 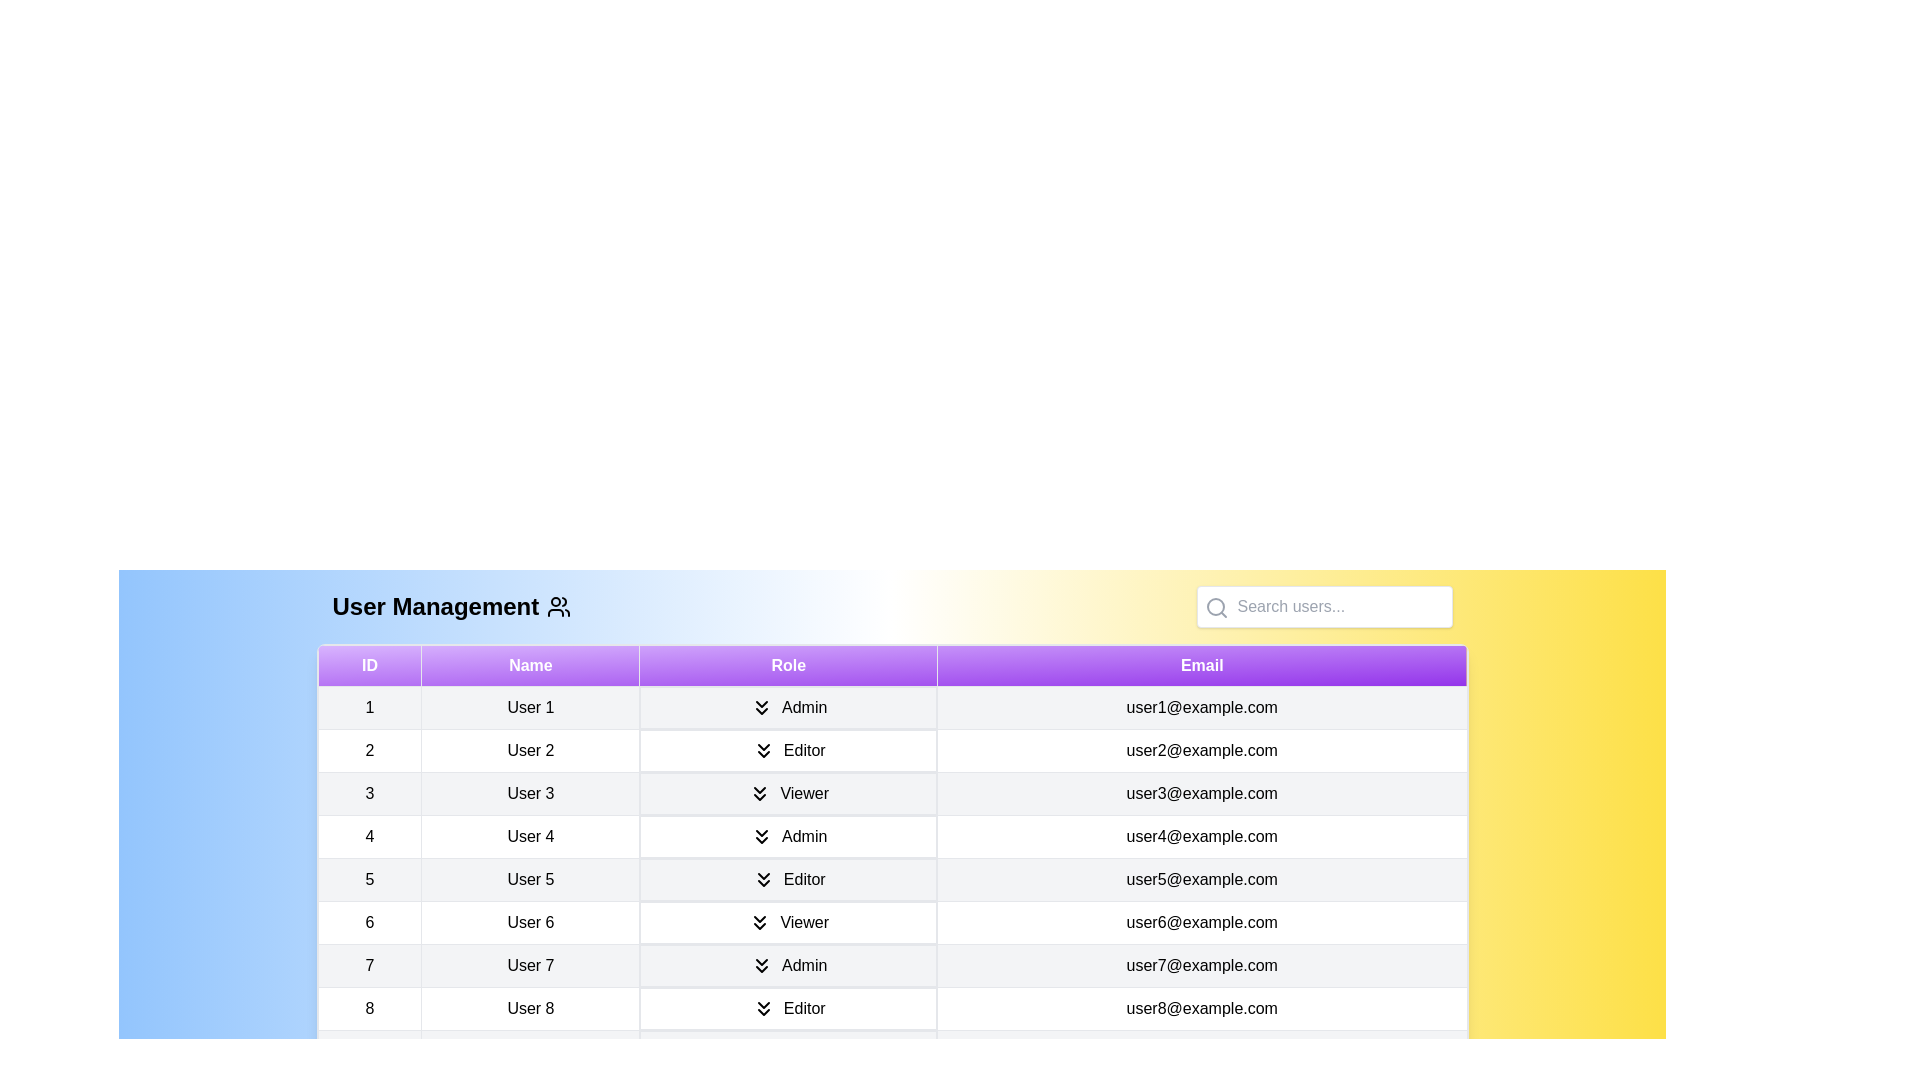 What do you see at coordinates (530, 666) in the screenshot?
I see `the column header Name to interact with it` at bounding box center [530, 666].